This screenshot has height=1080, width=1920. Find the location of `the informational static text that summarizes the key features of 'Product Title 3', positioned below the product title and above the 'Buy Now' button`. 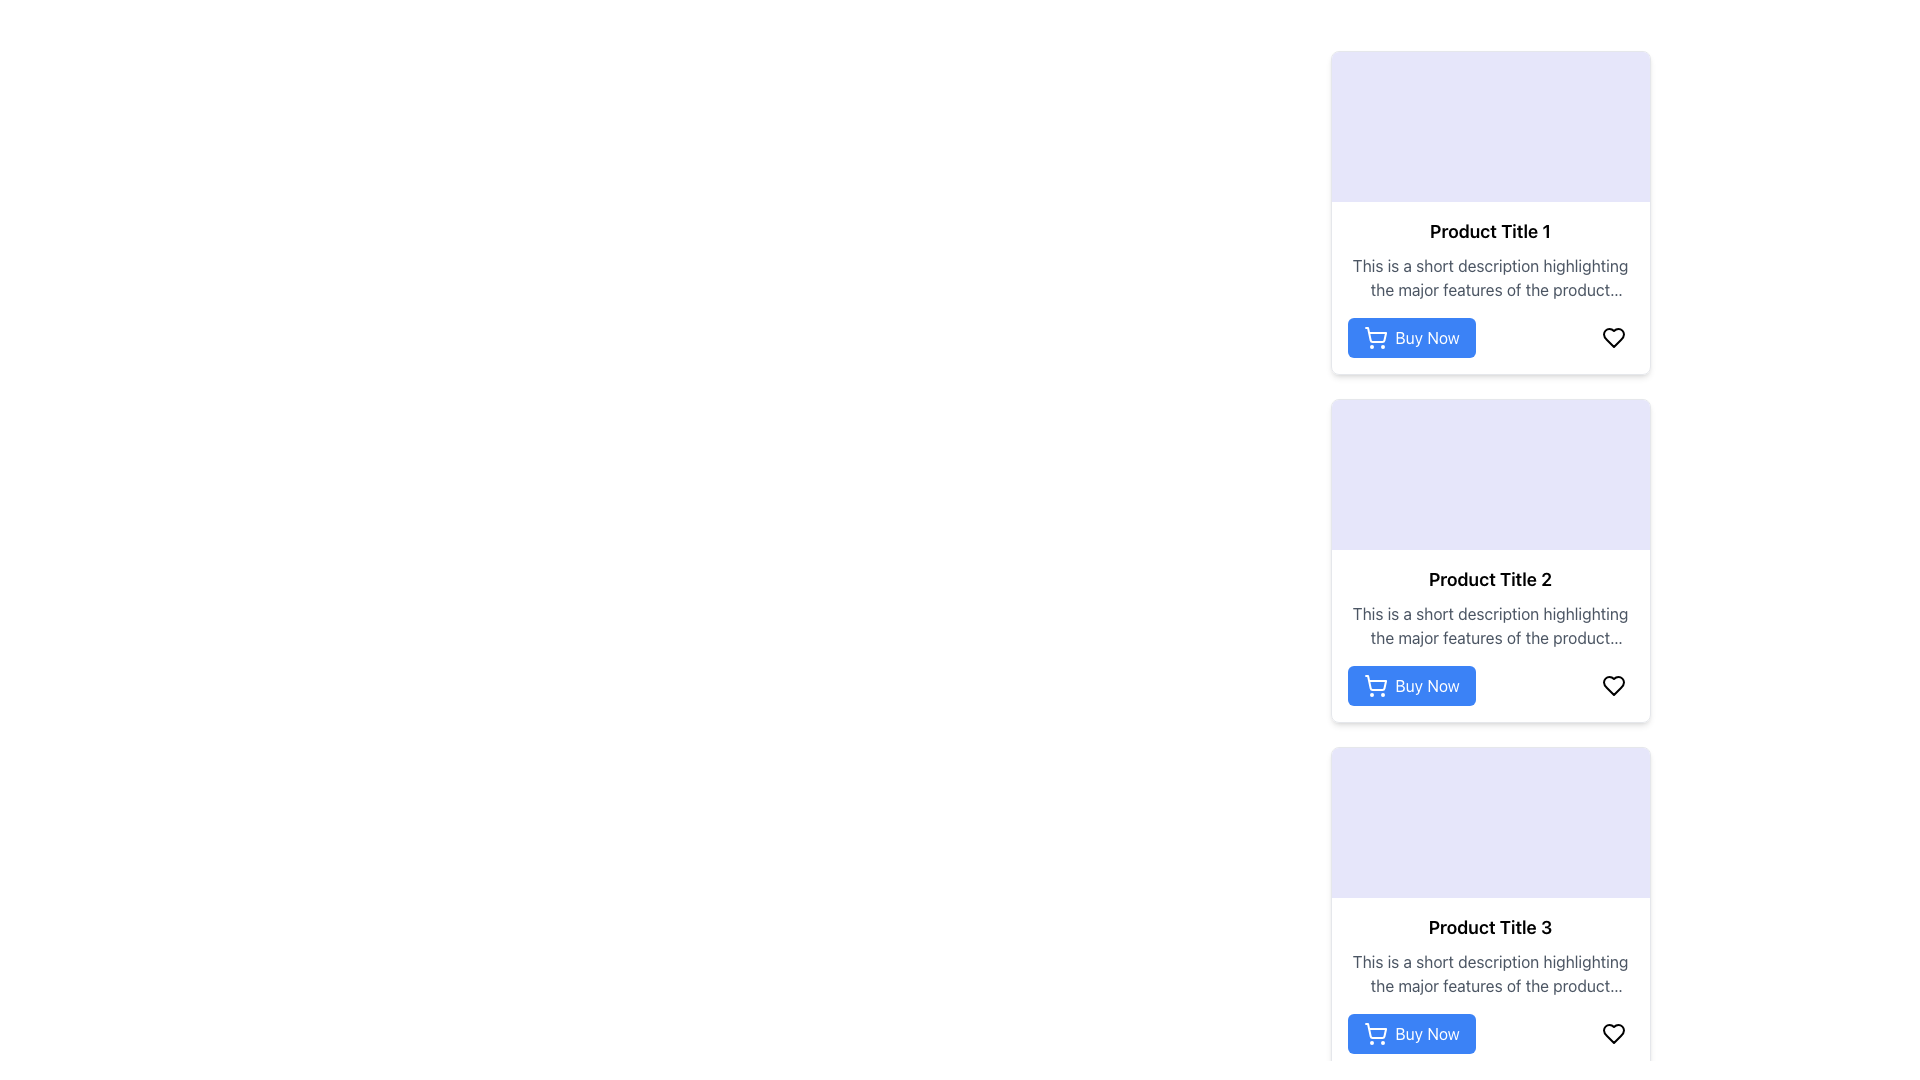

the informational static text that summarizes the key features of 'Product Title 3', positioned below the product title and above the 'Buy Now' button is located at coordinates (1490, 973).